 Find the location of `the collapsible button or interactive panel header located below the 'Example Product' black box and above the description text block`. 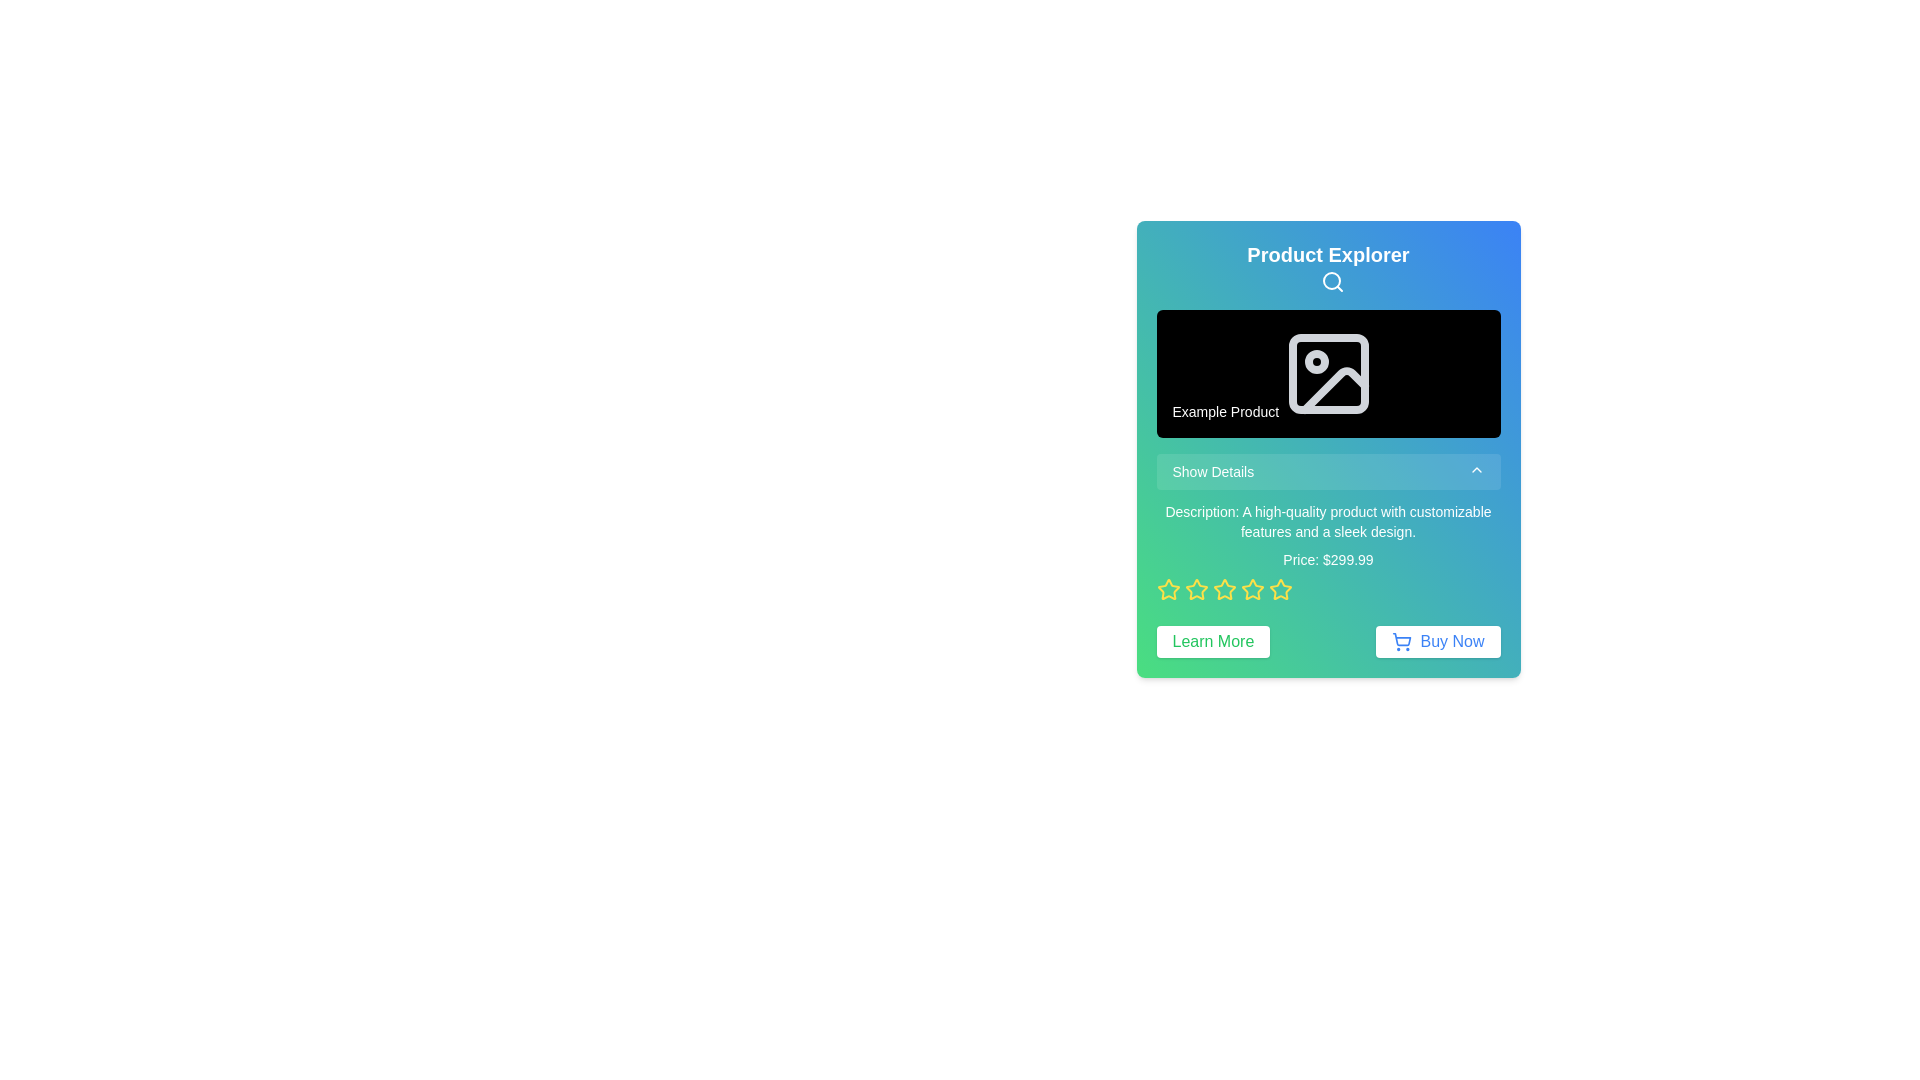

the collapsible button or interactive panel header located below the 'Example Product' black box and above the description text block is located at coordinates (1328, 471).